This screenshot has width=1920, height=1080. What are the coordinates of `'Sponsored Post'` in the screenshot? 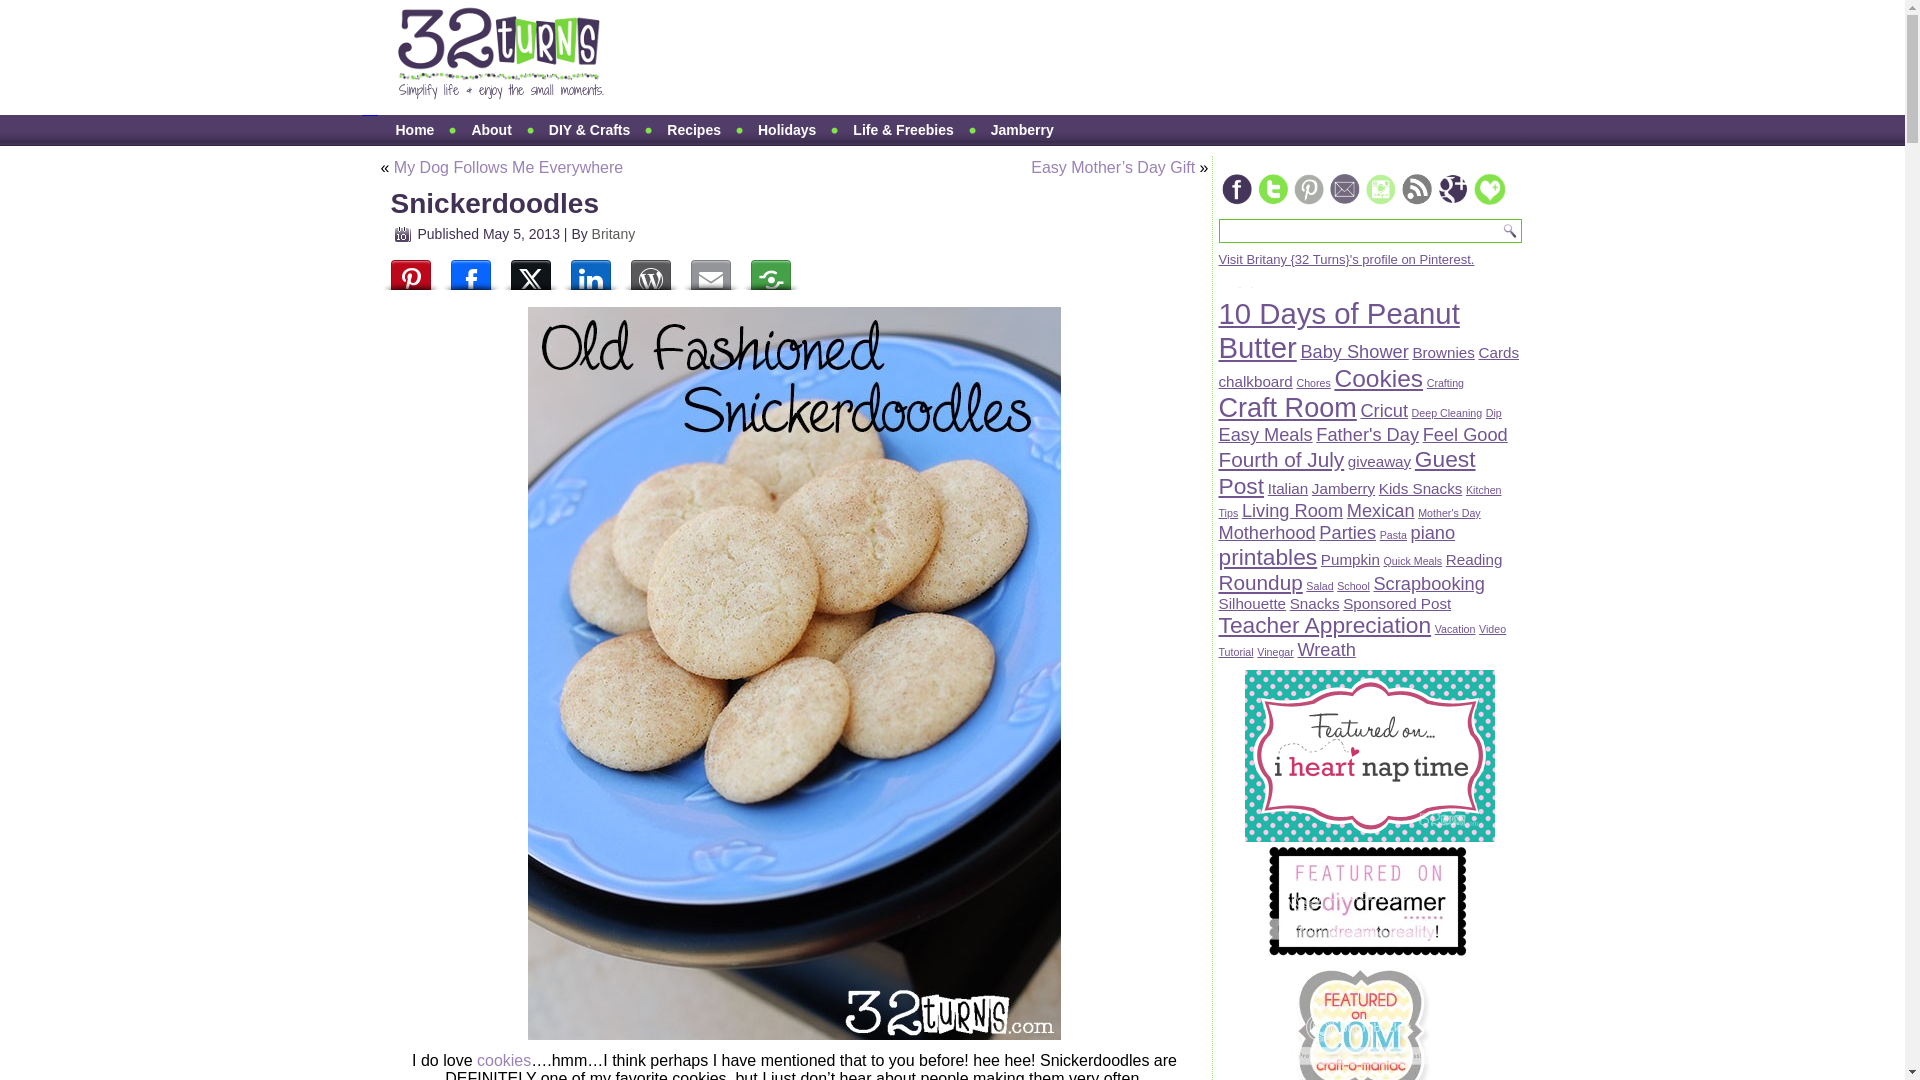 It's located at (1395, 602).